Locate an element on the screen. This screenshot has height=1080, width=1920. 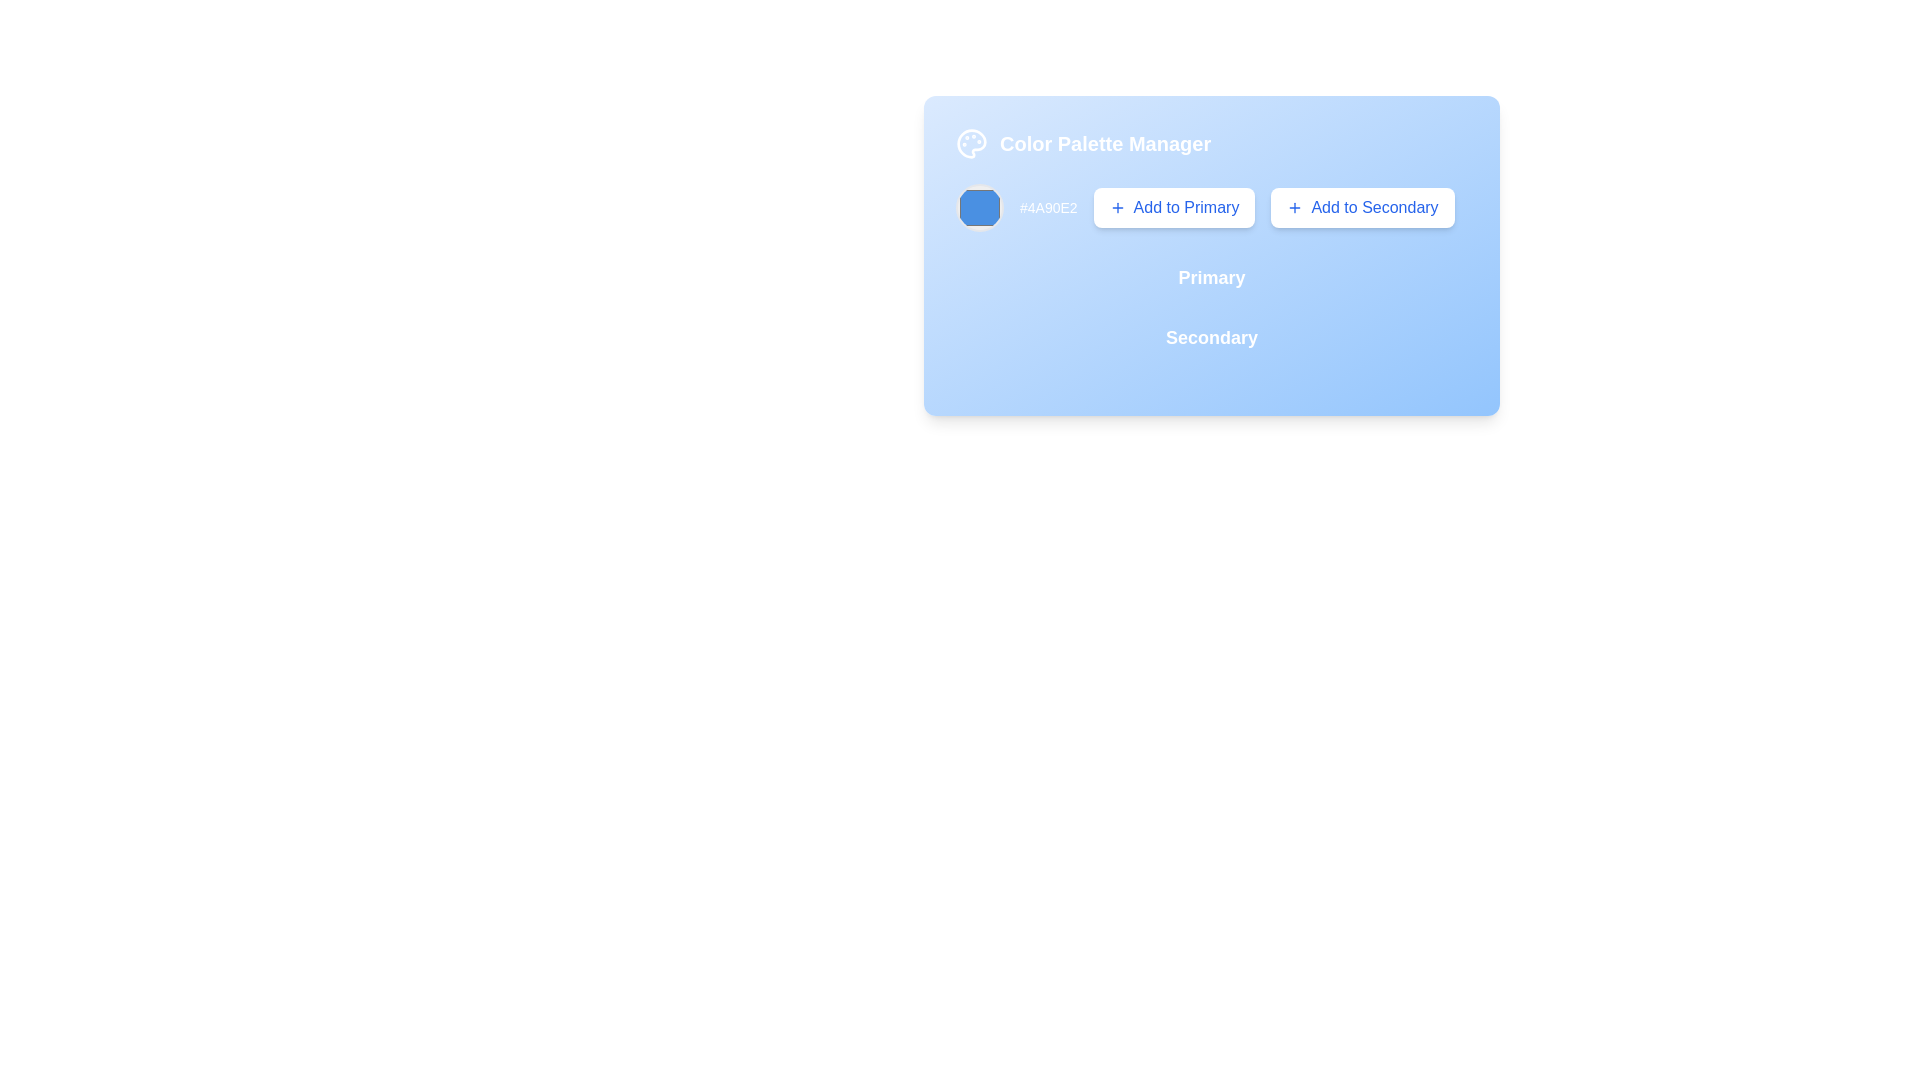
the interactive buttons in the color palette manager is located at coordinates (1210, 208).